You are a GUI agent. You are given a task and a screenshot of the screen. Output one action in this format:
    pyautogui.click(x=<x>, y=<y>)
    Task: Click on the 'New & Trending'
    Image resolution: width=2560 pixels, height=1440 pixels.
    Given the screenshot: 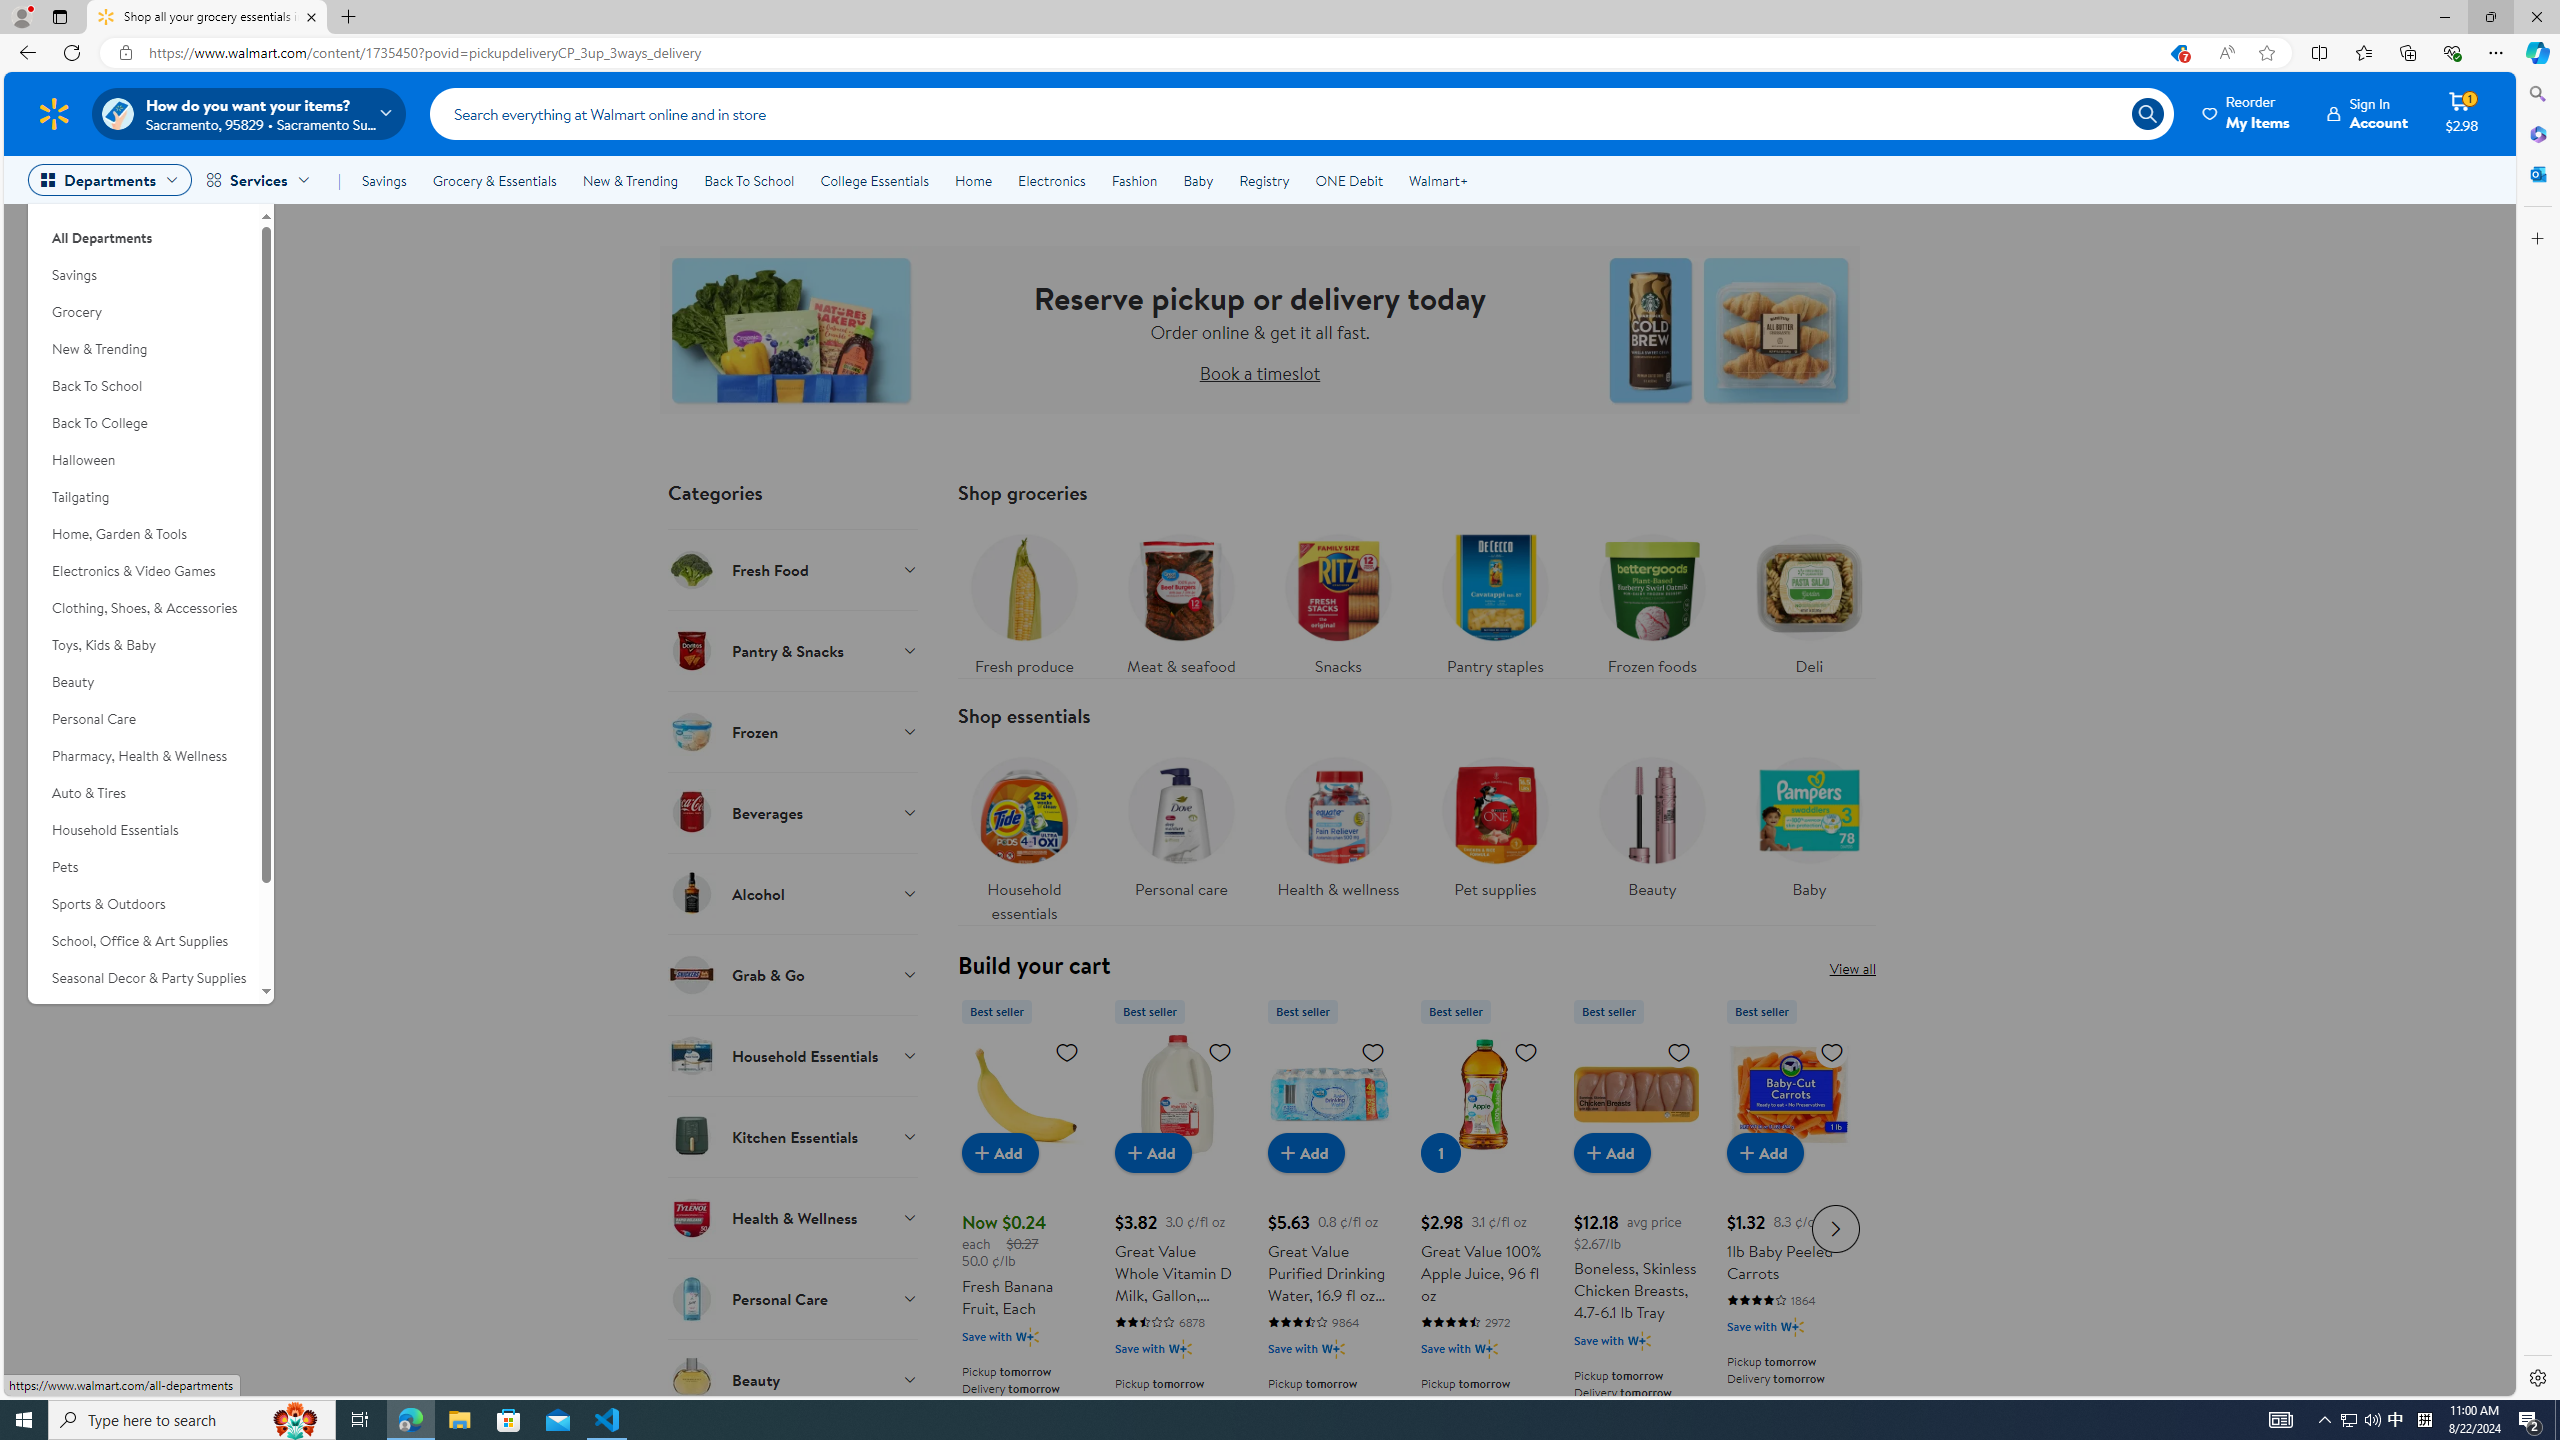 What is the action you would take?
    pyautogui.click(x=631, y=180)
    